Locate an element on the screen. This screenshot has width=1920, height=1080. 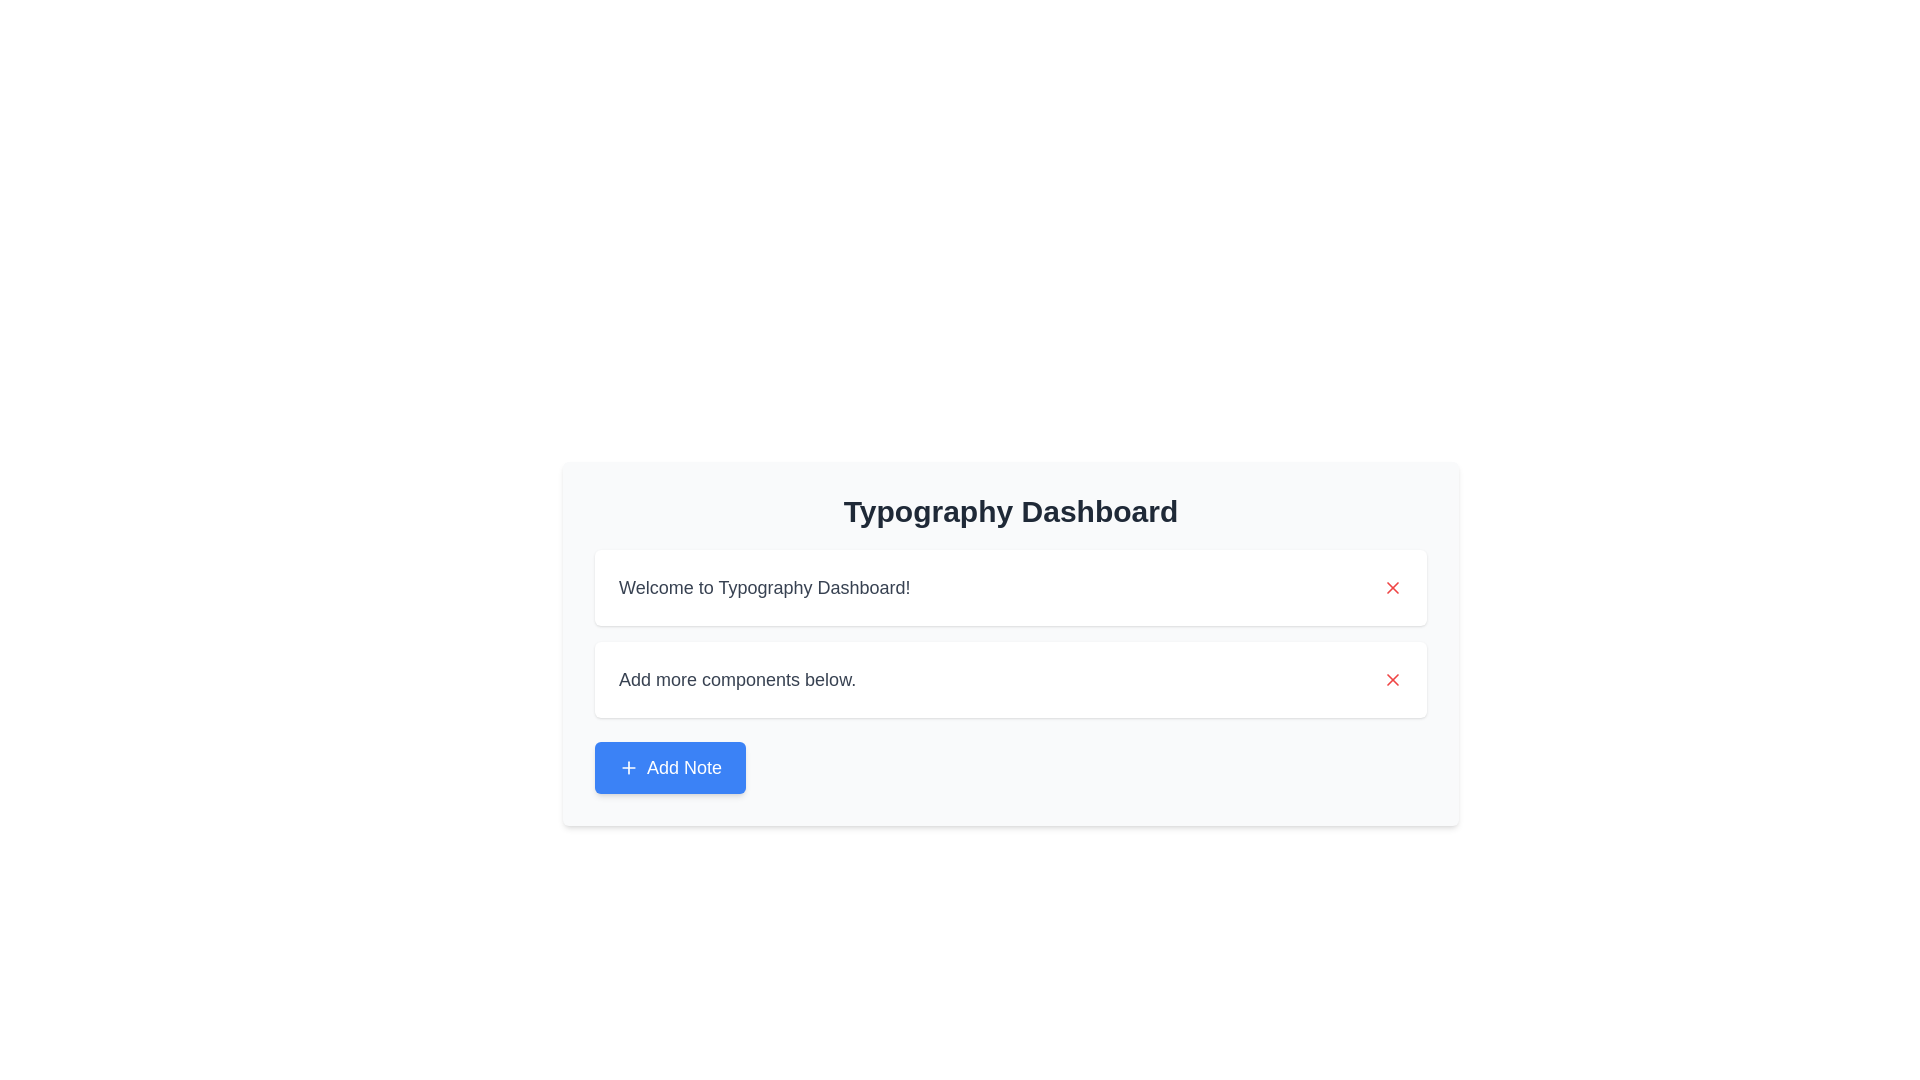
the small red cross icon, which is a minimalistic Close icon located to the right of the second text box labeled 'Add more components below.' is located at coordinates (1391, 678).